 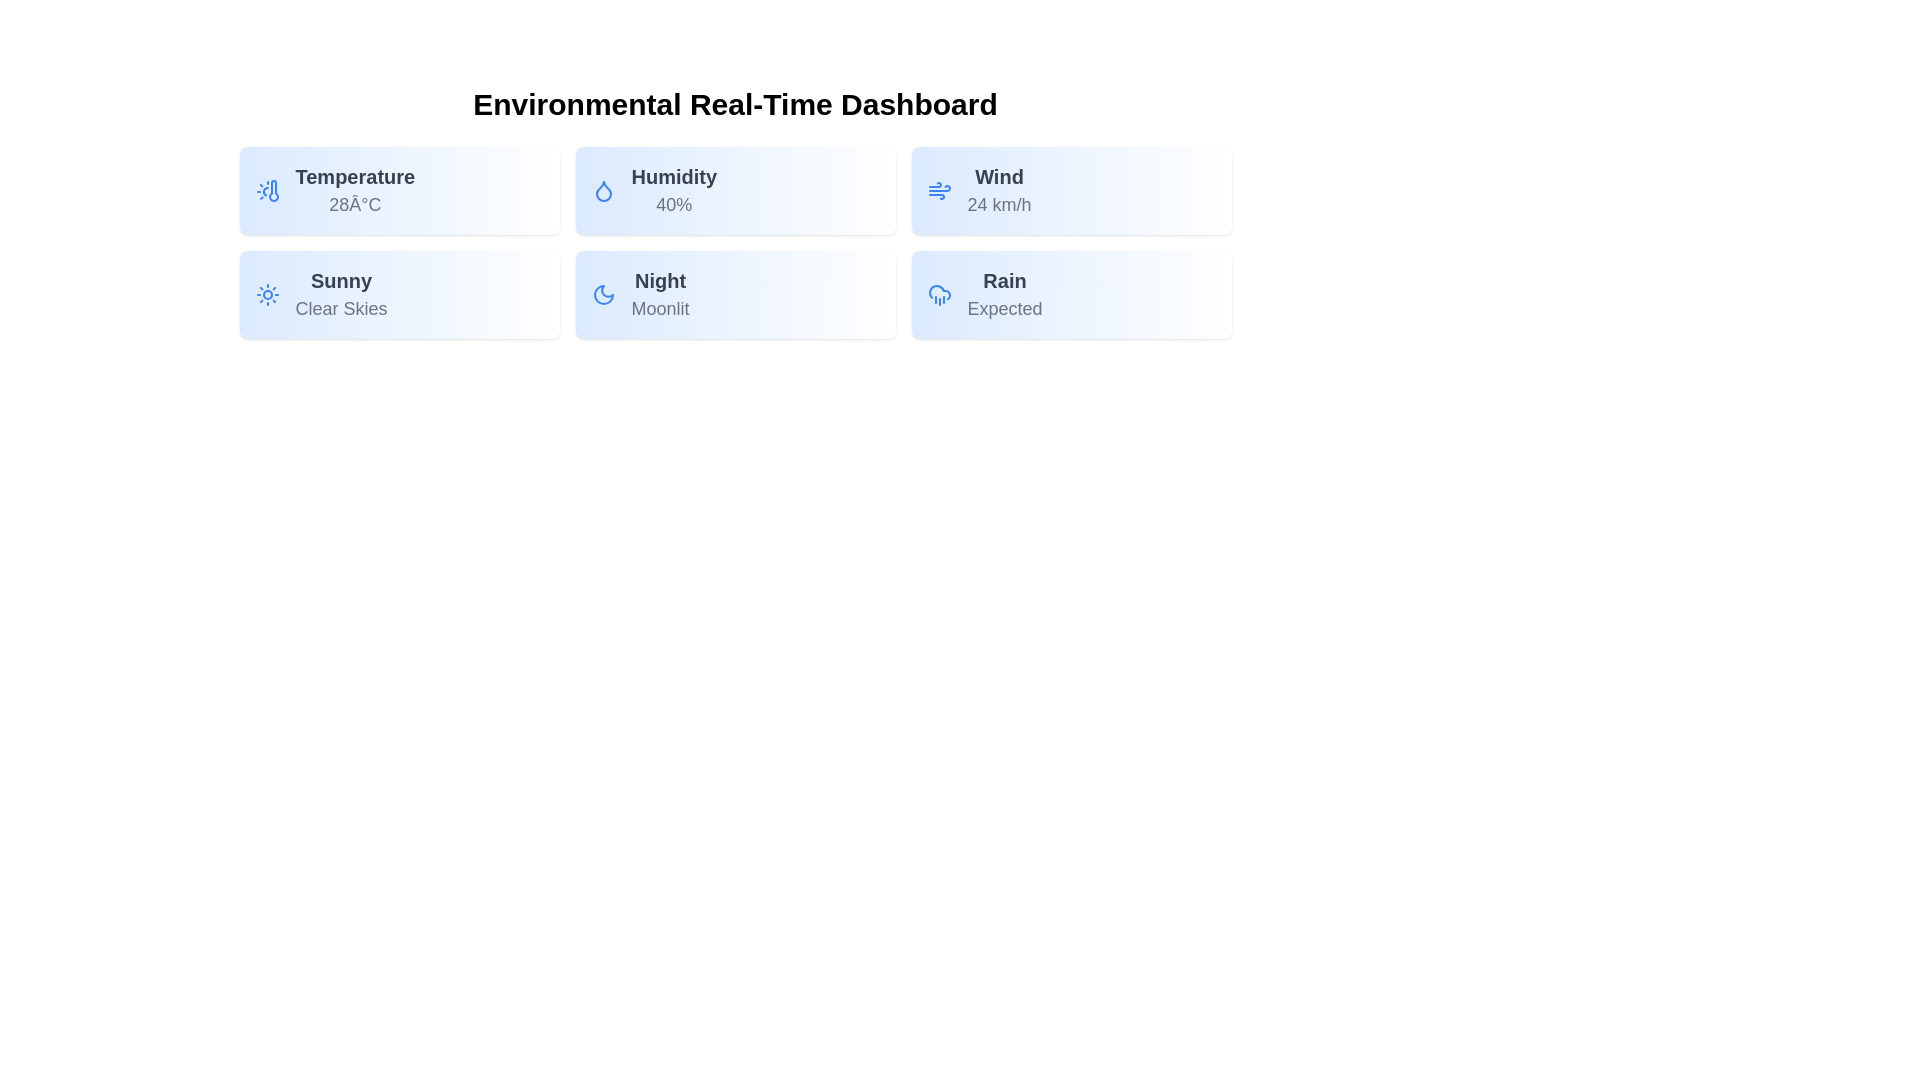 What do you see at coordinates (355, 176) in the screenshot?
I see `the temperature label located at the top left of the weather information card in the grid layout` at bounding box center [355, 176].